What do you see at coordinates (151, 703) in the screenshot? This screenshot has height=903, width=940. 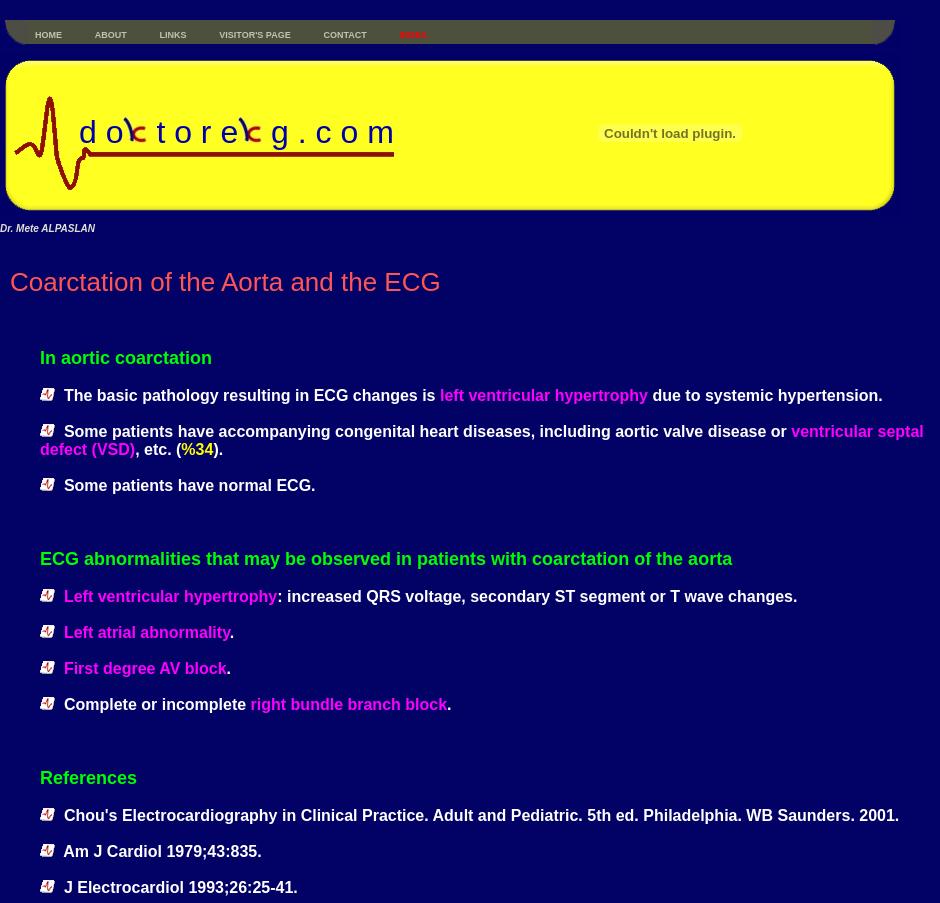 I see `'Complete or incomplete'` at bounding box center [151, 703].